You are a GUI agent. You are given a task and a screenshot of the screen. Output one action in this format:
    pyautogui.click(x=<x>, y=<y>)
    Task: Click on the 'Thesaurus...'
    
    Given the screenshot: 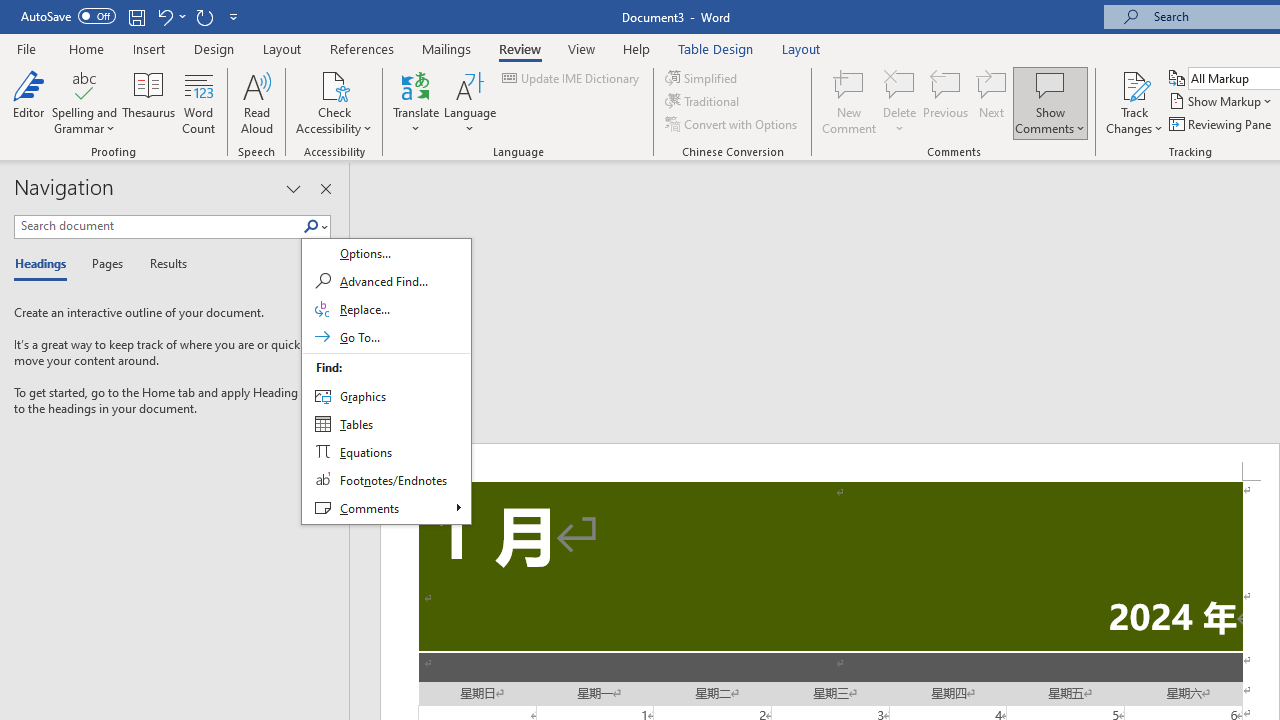 What is the action you would take?
    pyautogui.click(x=148, y=103)
    